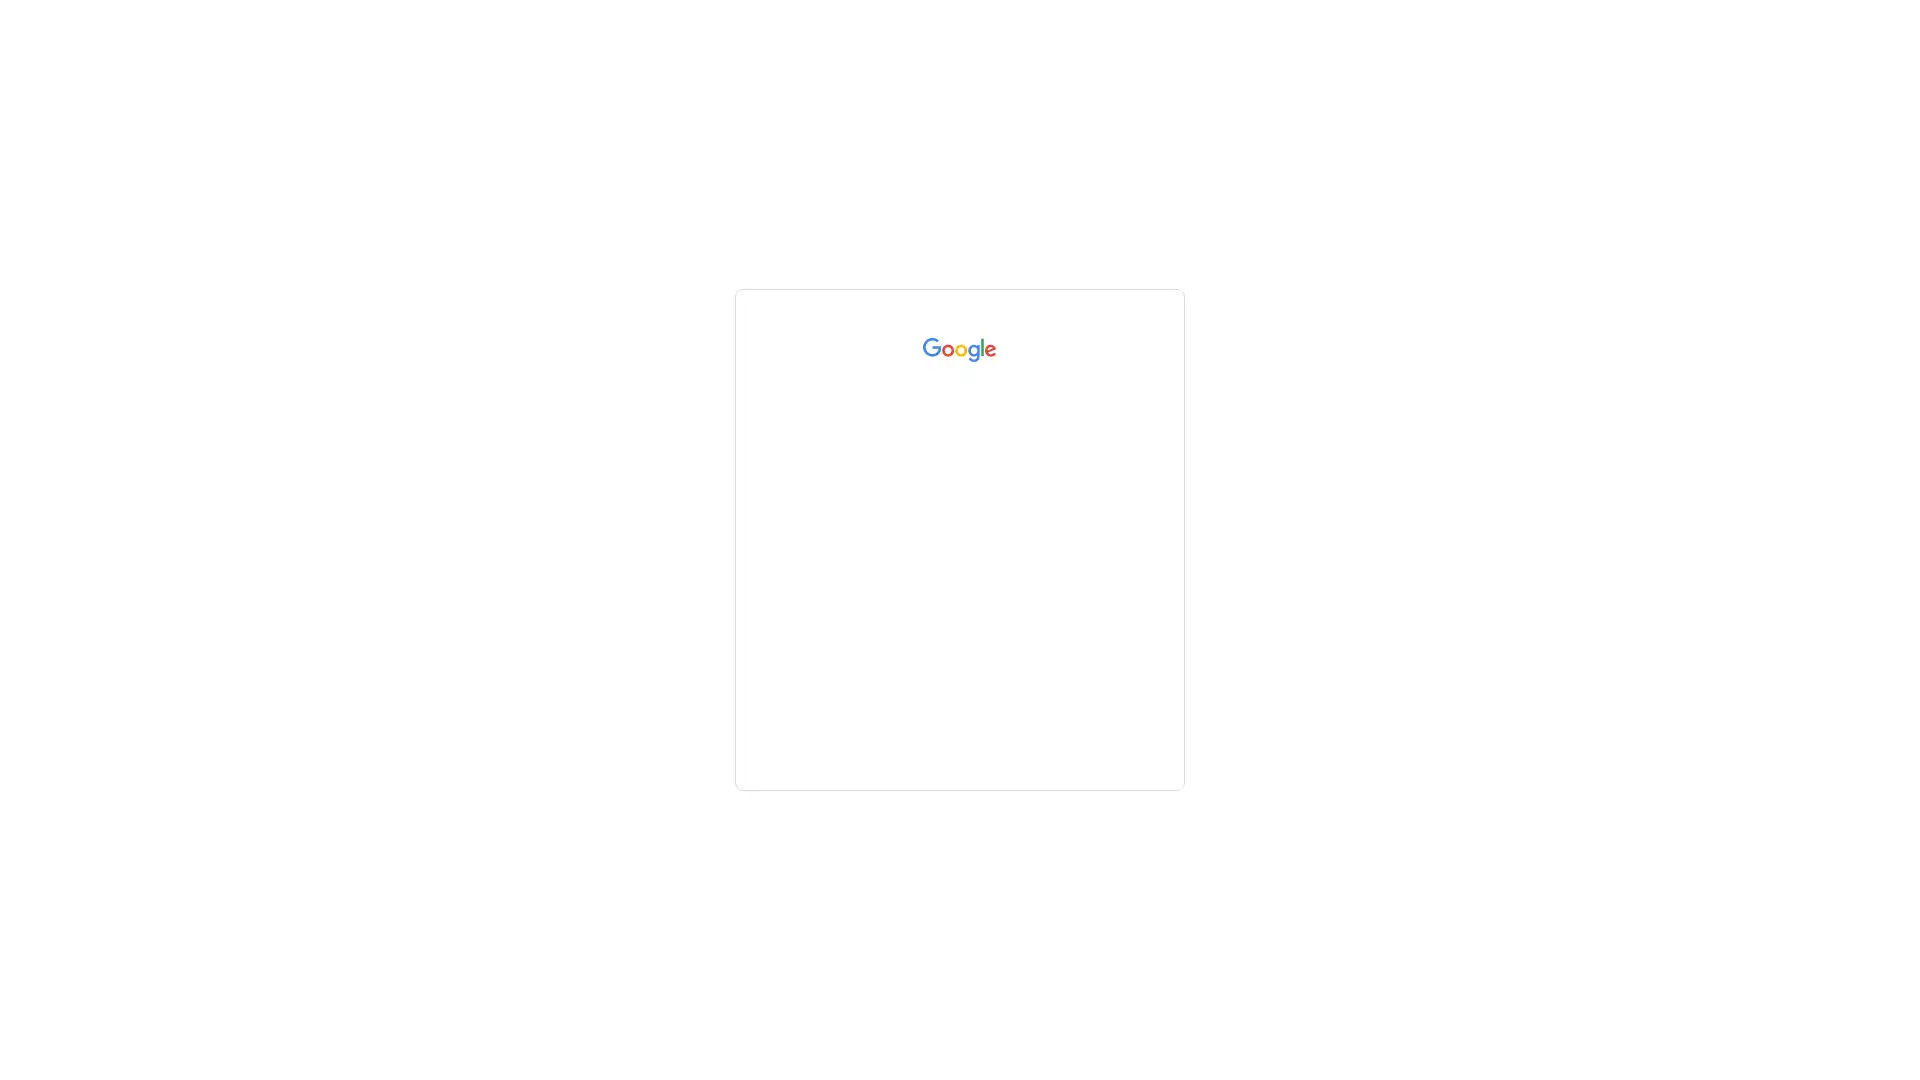 This screenshot has height=1080, width=1920. I want to click on Forgot email?, so click(821, 547).